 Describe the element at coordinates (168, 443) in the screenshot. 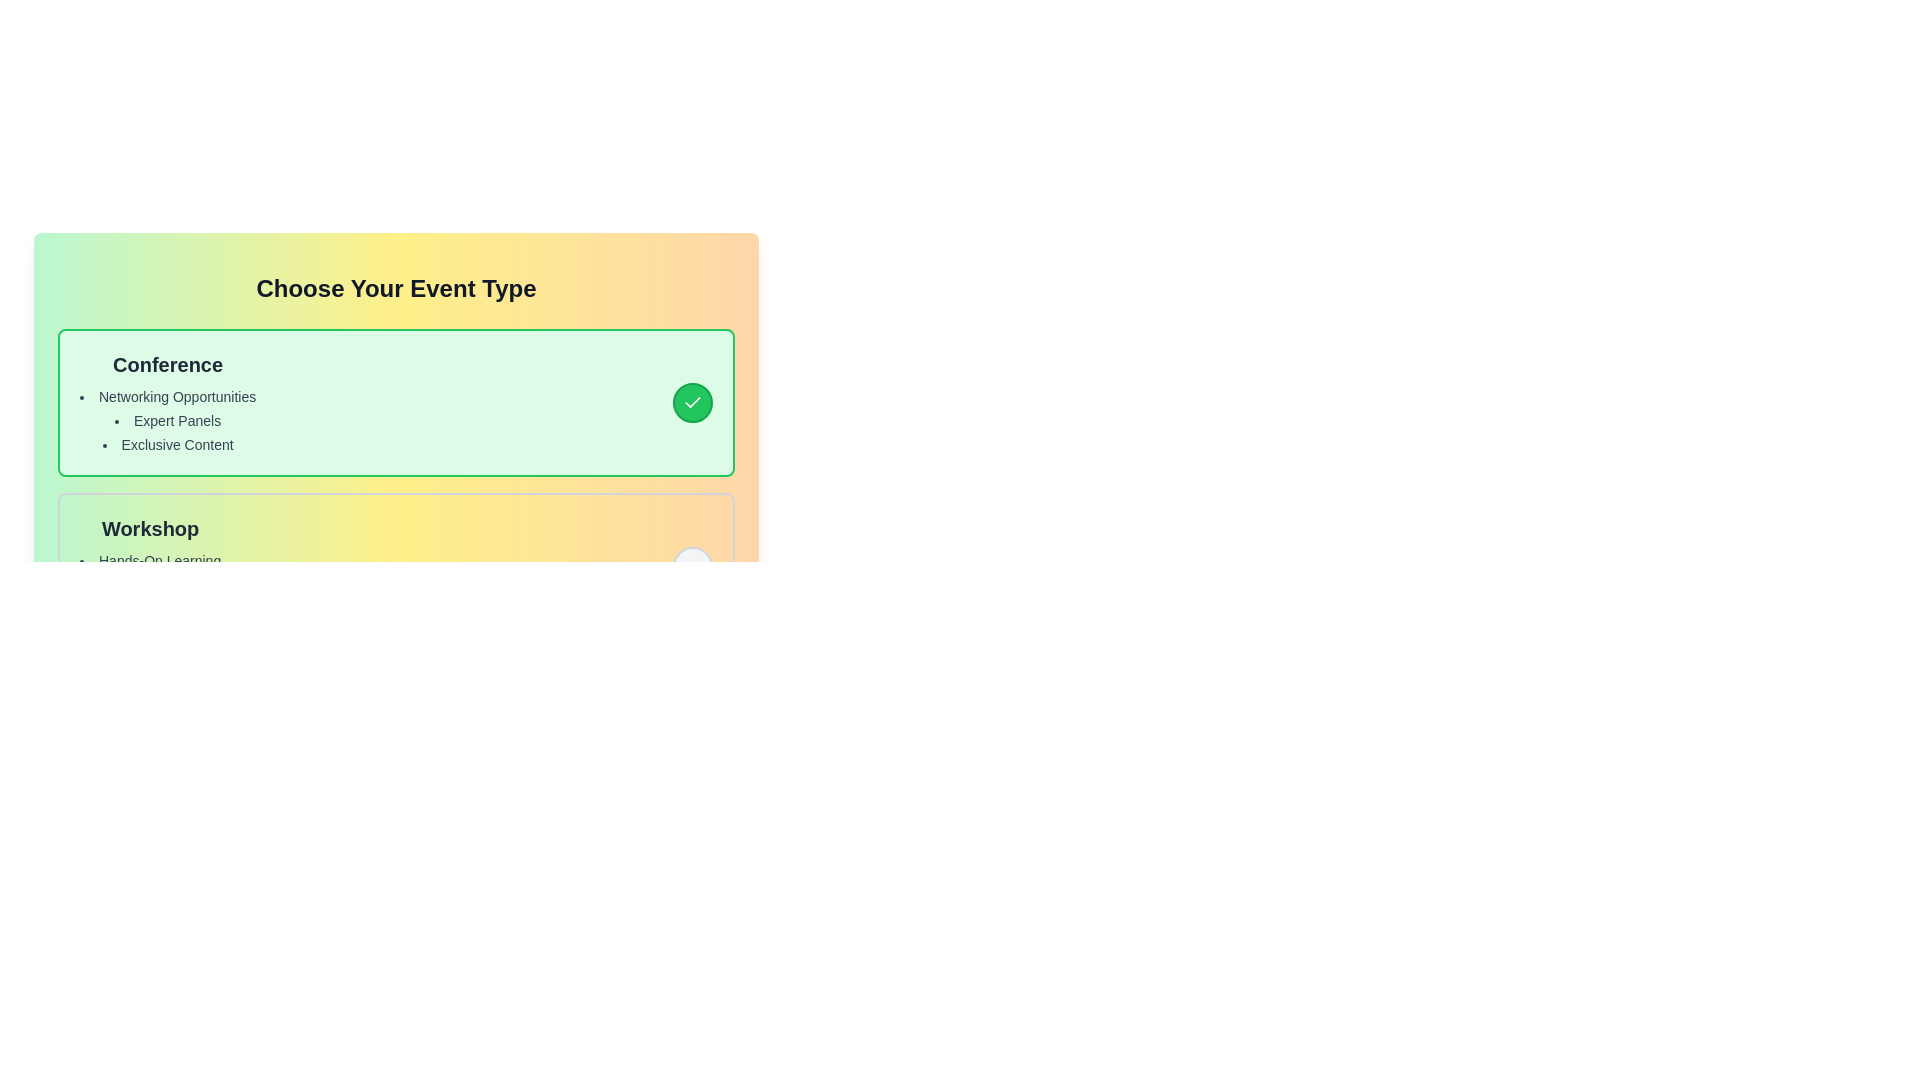

I see `the non-interactive text label that represents an item in the list under the 'Conference' section, specifically the third item located beneath 'Expert Panels'` at that location.